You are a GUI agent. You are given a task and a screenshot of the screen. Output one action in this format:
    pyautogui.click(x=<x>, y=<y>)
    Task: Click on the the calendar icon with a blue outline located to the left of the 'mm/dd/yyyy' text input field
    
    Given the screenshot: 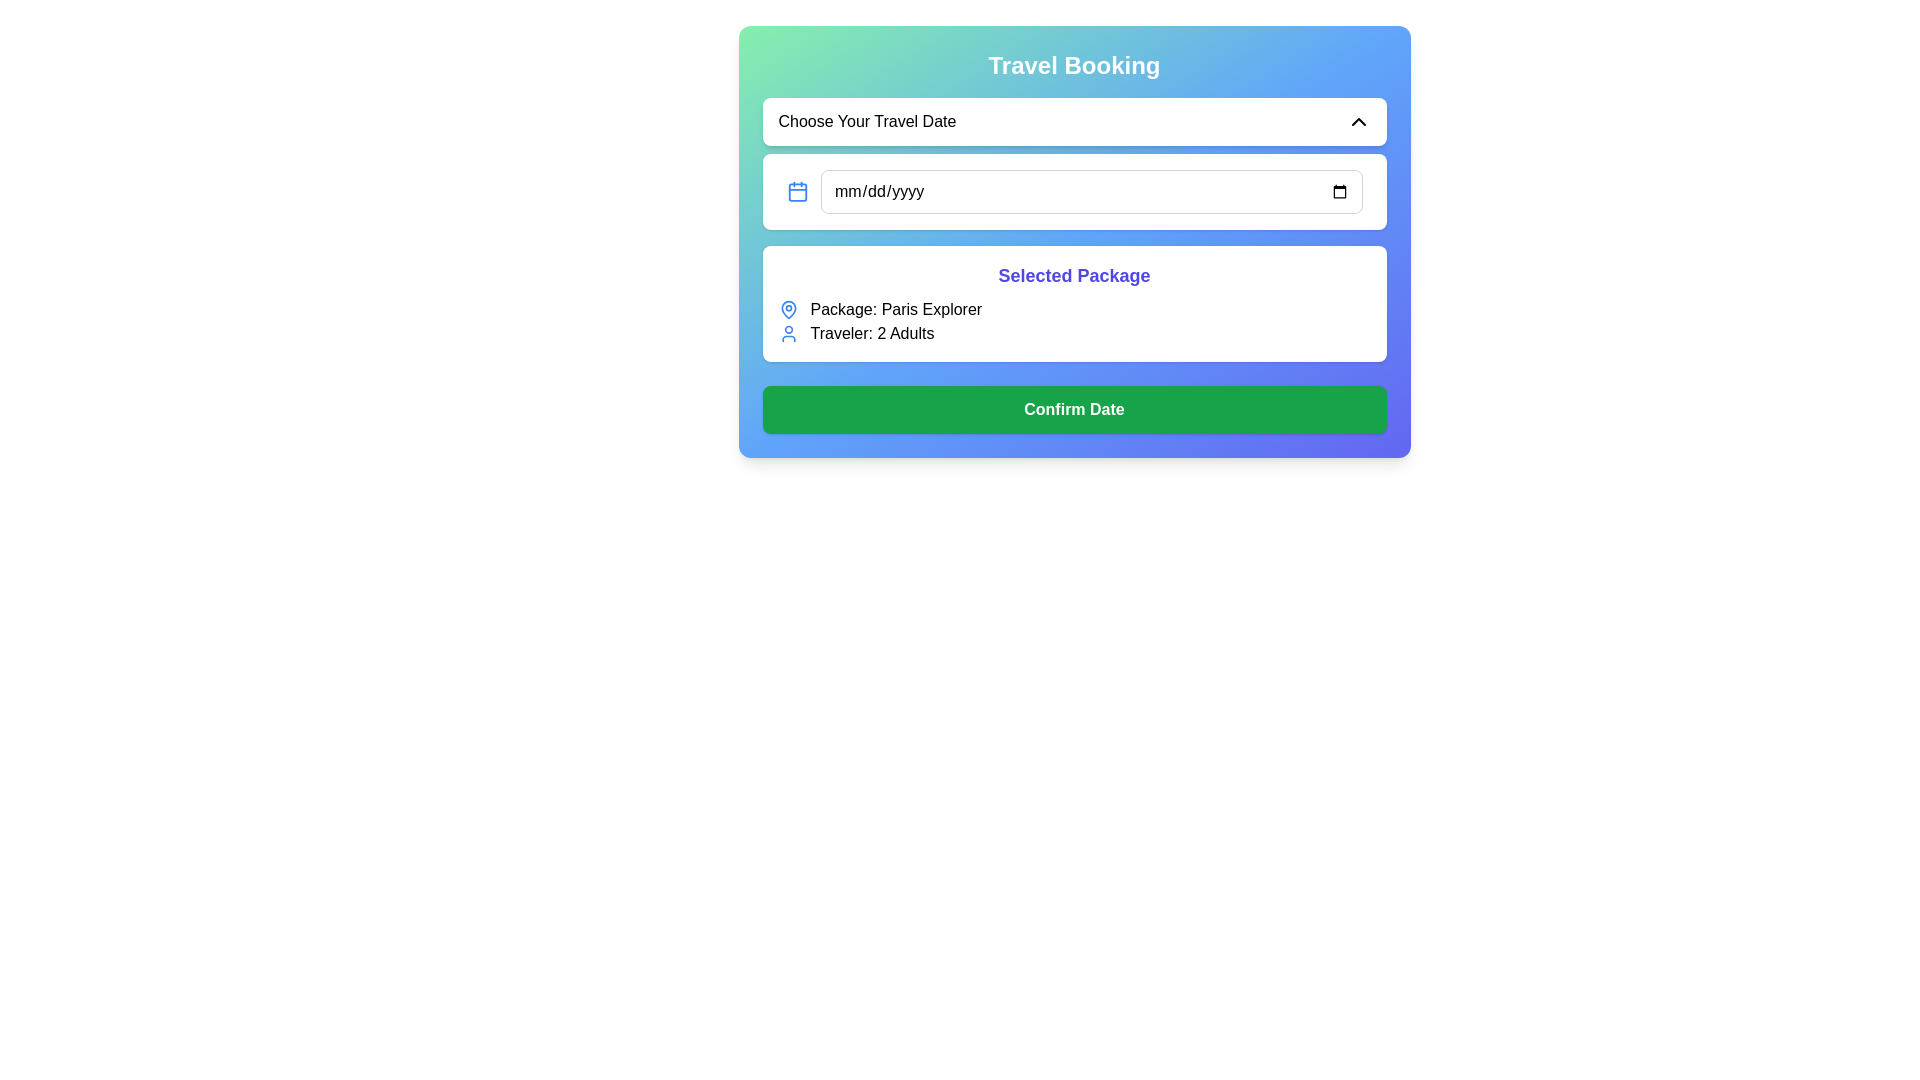 What is the action you would take?
    pyautogui.click(x=796, y=192)
    